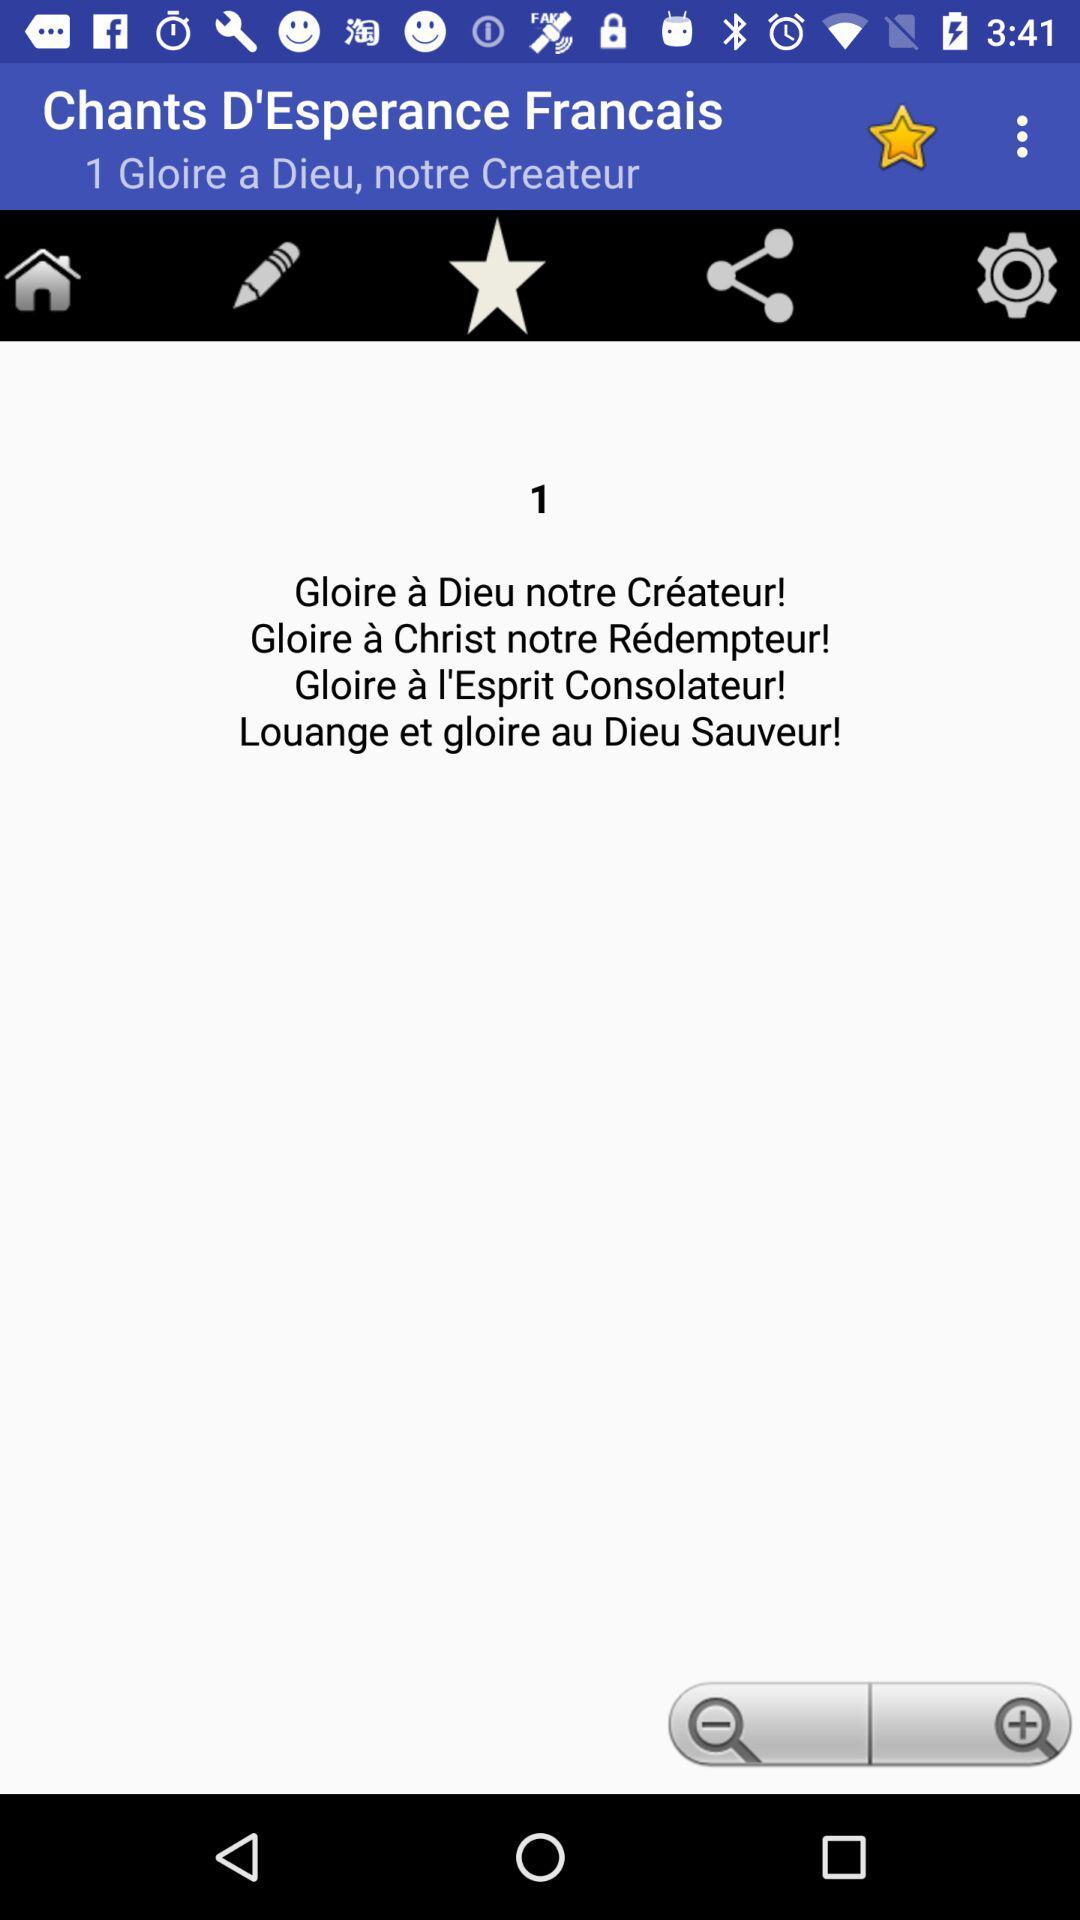 This screenshot has height=1920, width=1080. I want to click on to favorites, so click(496, 274).